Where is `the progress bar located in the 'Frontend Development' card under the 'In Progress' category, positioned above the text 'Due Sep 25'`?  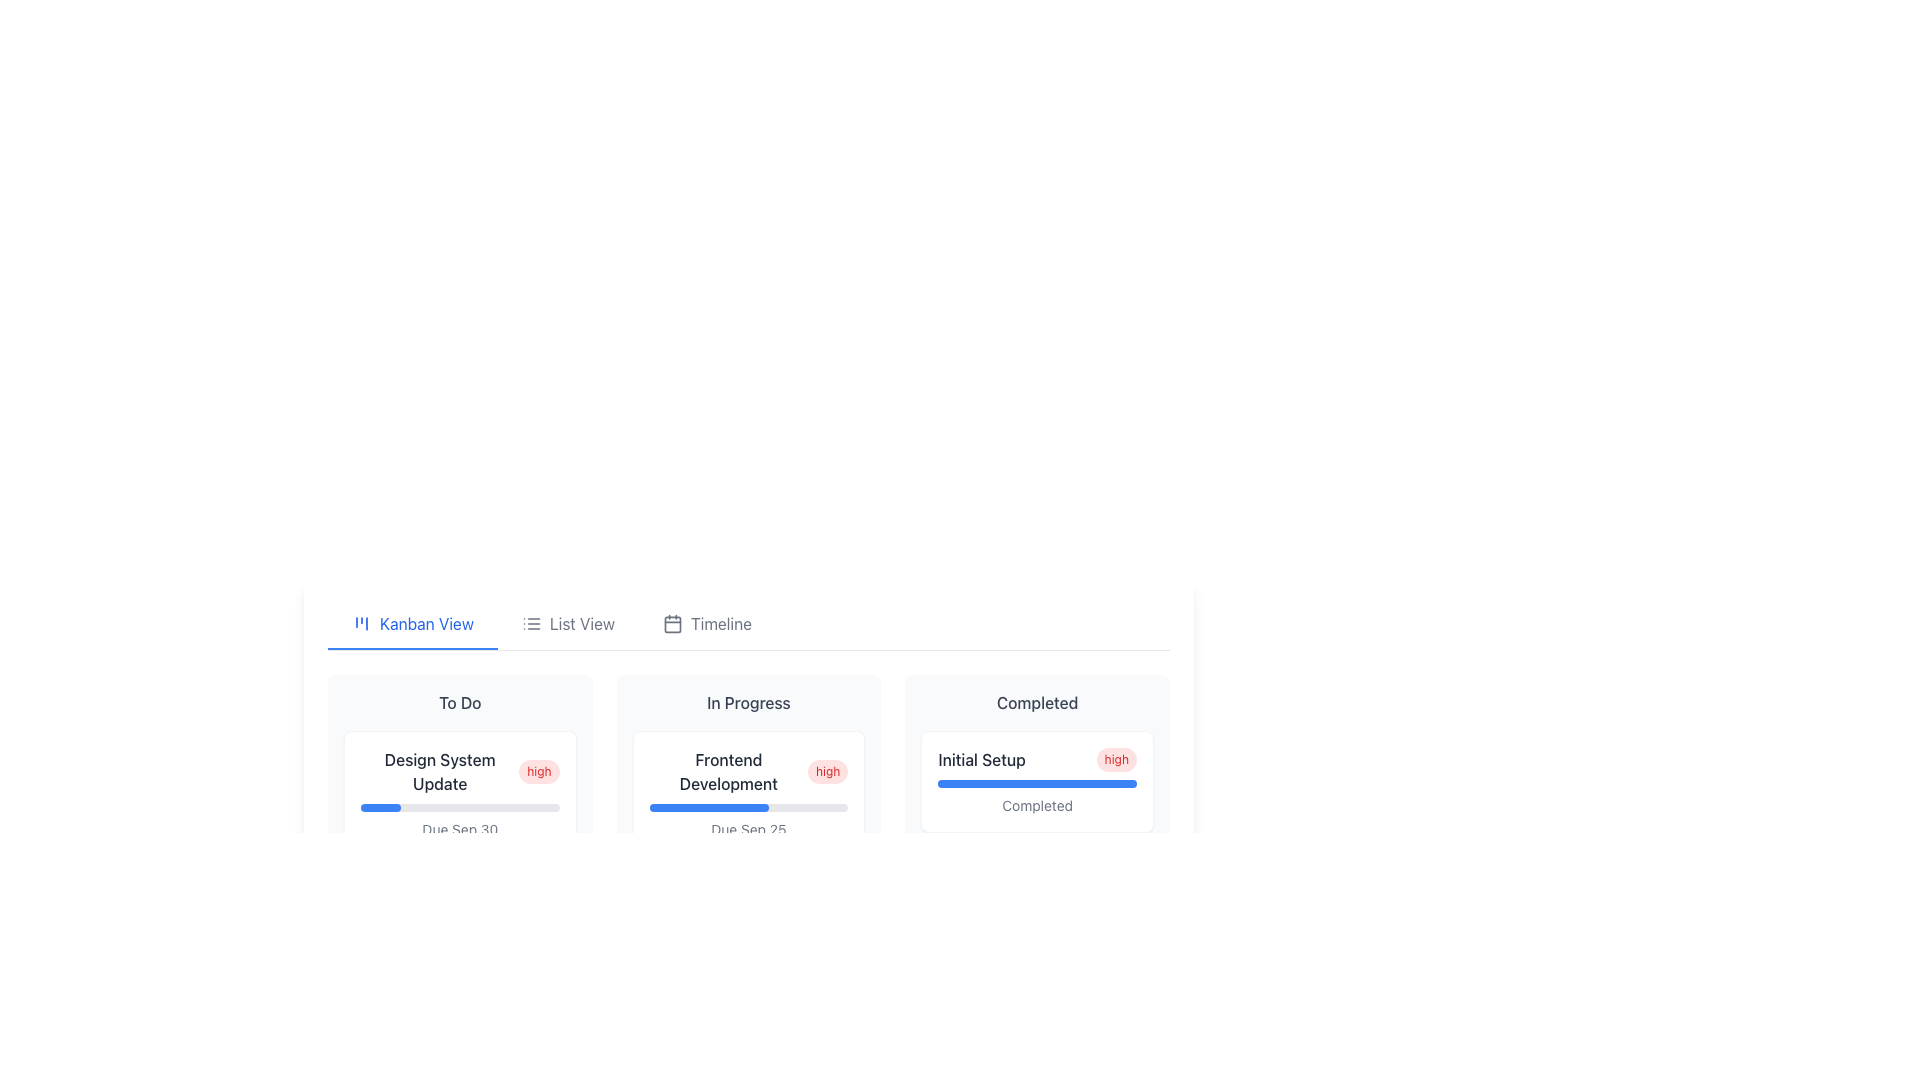
the progress bar located in the 'Frontend Development' card under the 'In Progress' category, positioned above the text 'Due Sep 25' is located at coordinates (709, 806).